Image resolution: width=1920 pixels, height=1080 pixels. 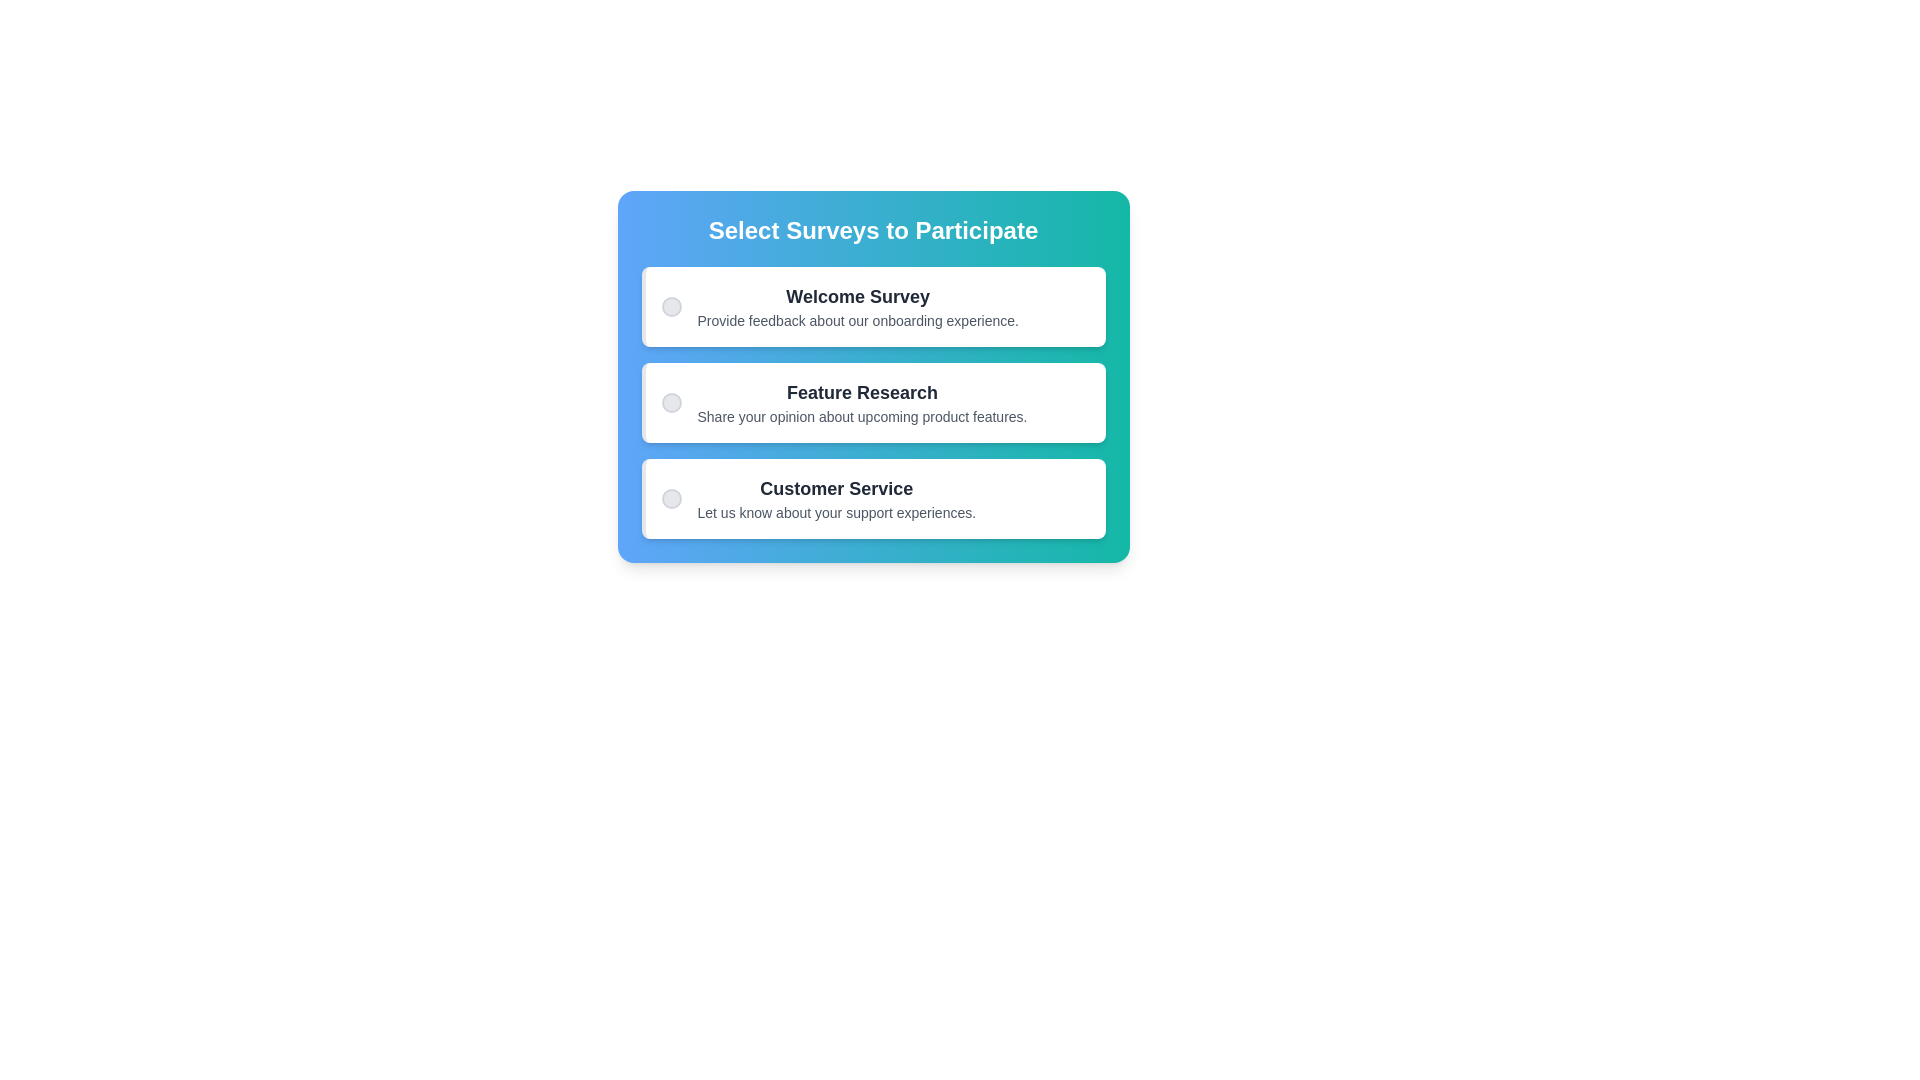 What do you see at coordinates (862, 402) in the screenshot?
I see `descriptive text block about the 'Feature Research' survey option, which is centrally located in the second box of the vertically stacked list of options, positioned below 'Welcome Survey' and above 'Customer Service'` at bounding box center [862, 402].